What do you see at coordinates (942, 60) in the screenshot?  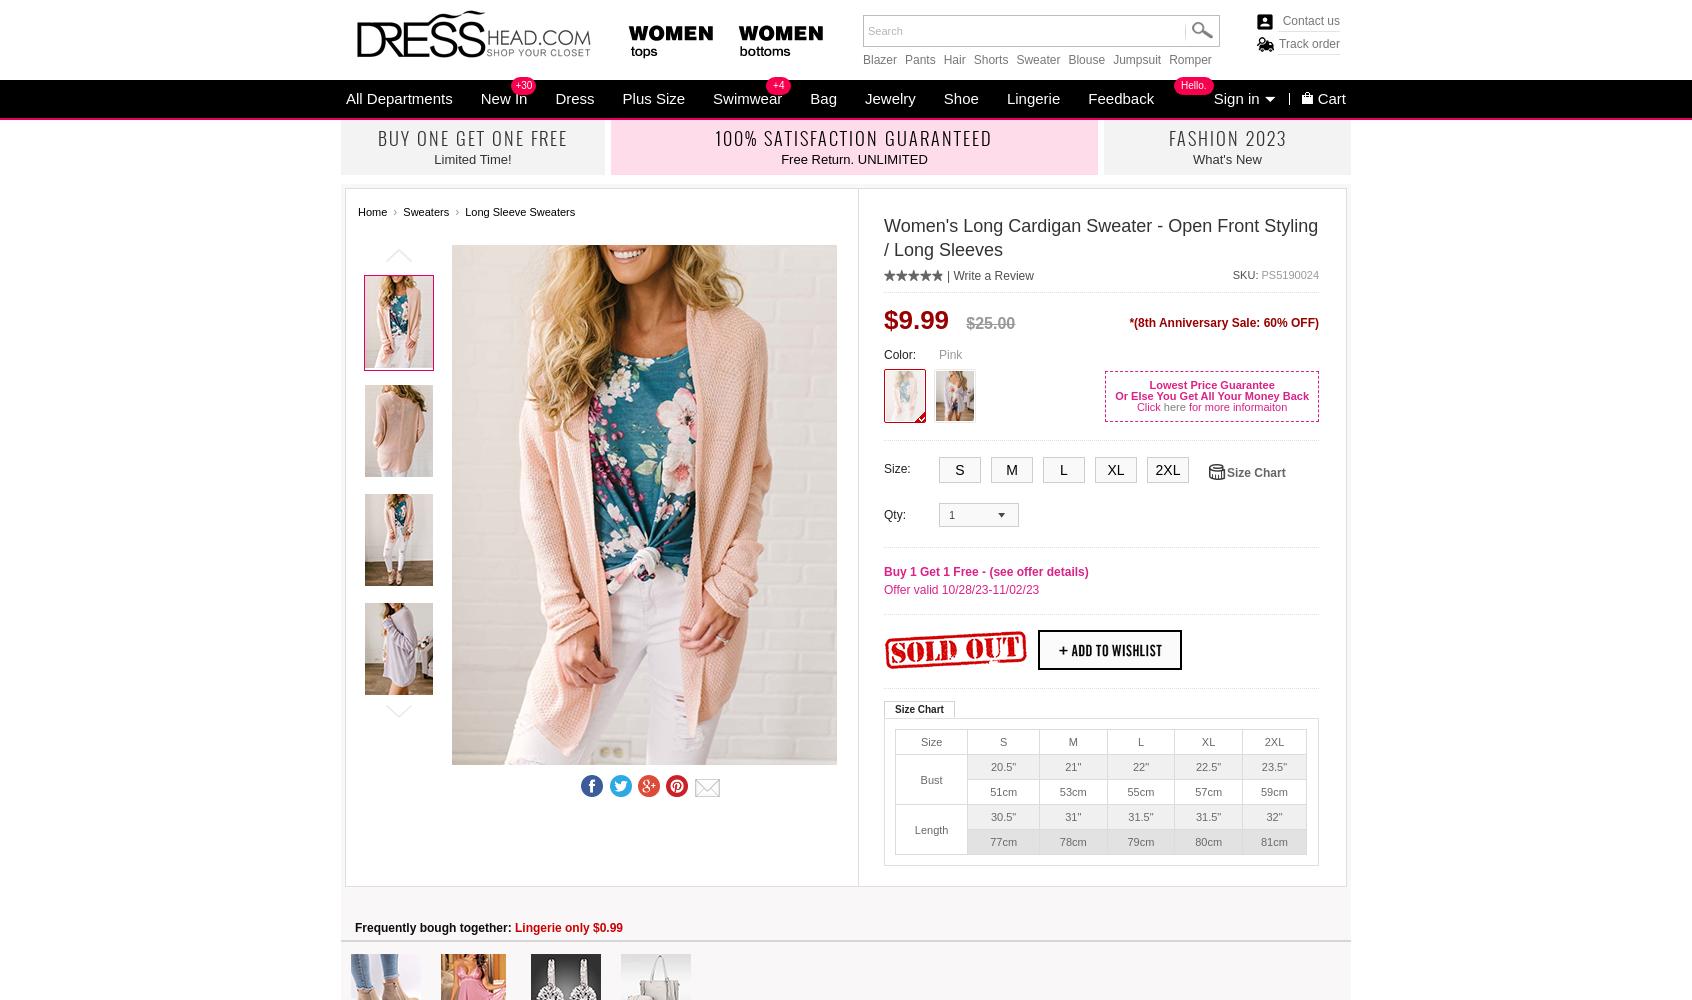 I see `'Hair'` at bounding box center [942, 60].